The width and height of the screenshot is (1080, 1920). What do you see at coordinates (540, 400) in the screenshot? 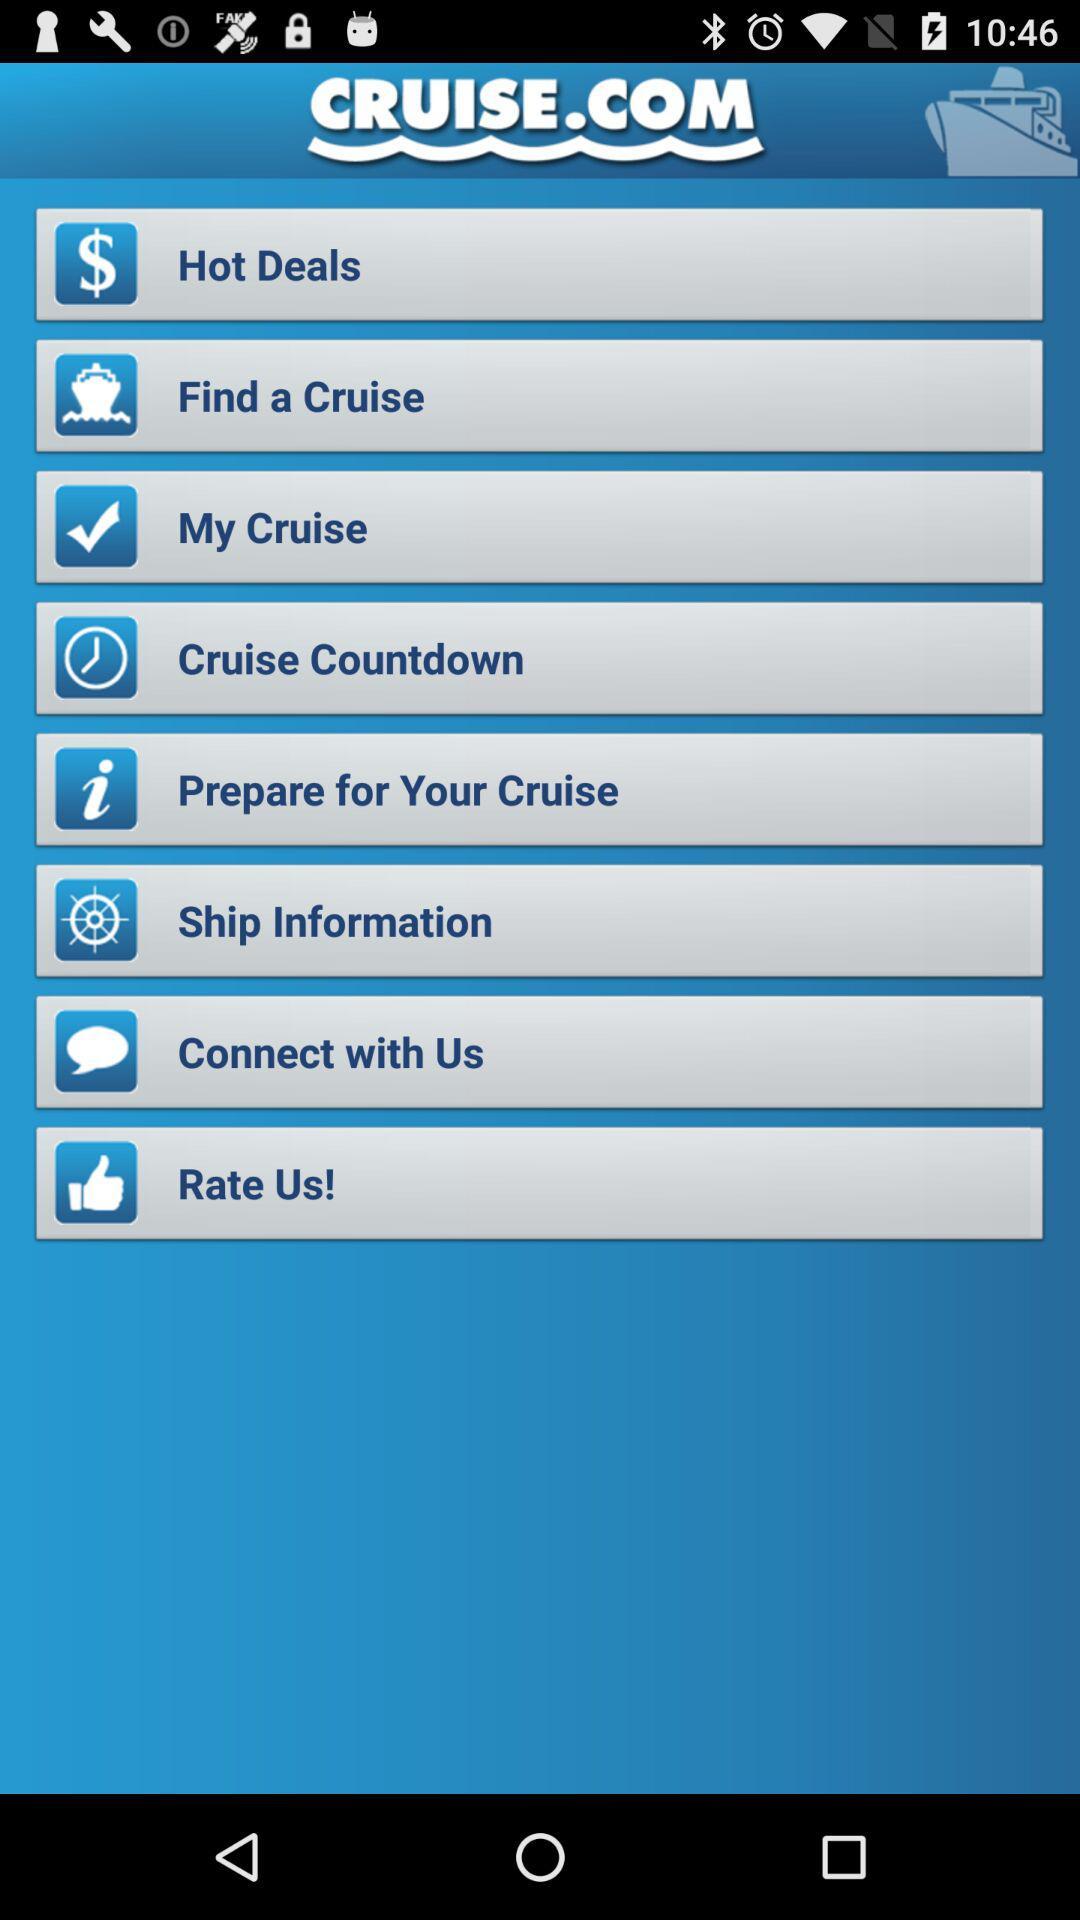
I see `the find a cruise` at bounding box center [540, 400].